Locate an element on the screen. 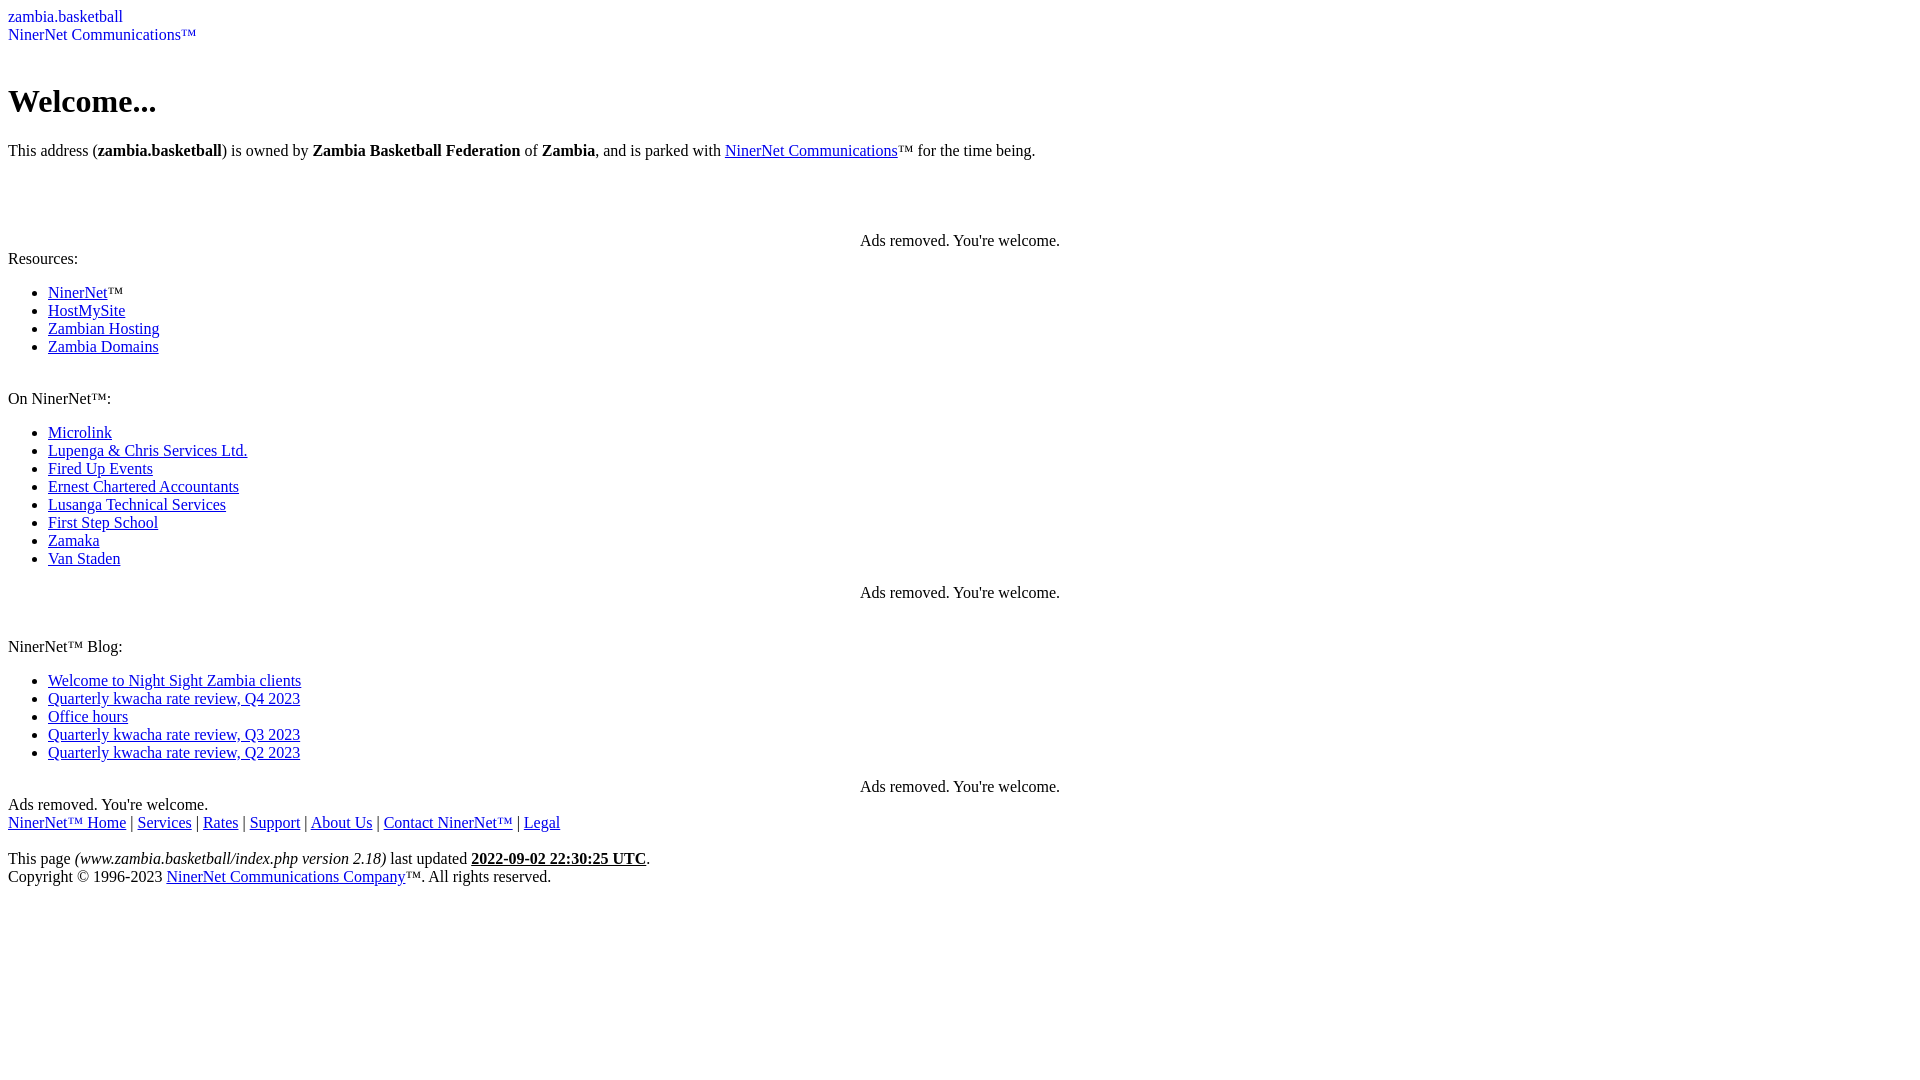  'Quarterly kwacha rate review, Q3 2023' is located at coordinates (173, 734).